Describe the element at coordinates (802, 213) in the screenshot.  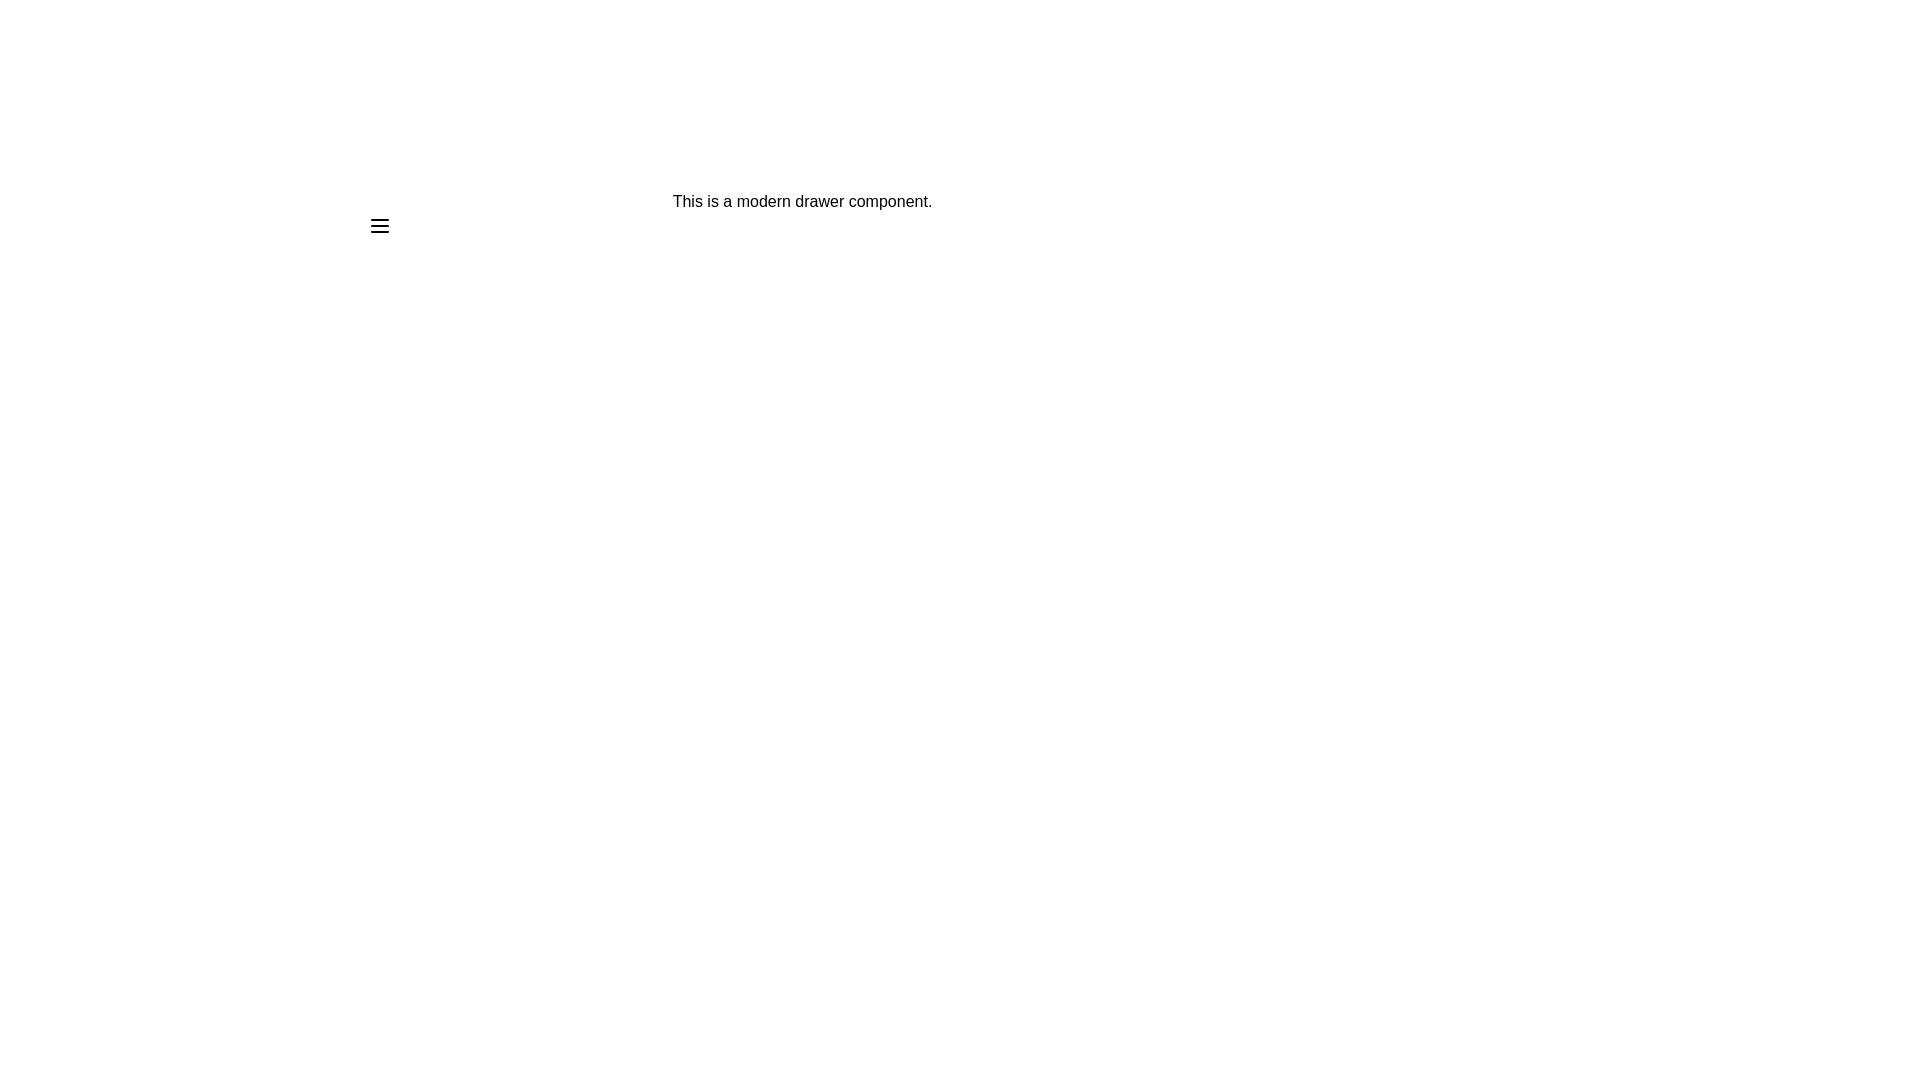
I see `the descriptive text to select it` at that location.